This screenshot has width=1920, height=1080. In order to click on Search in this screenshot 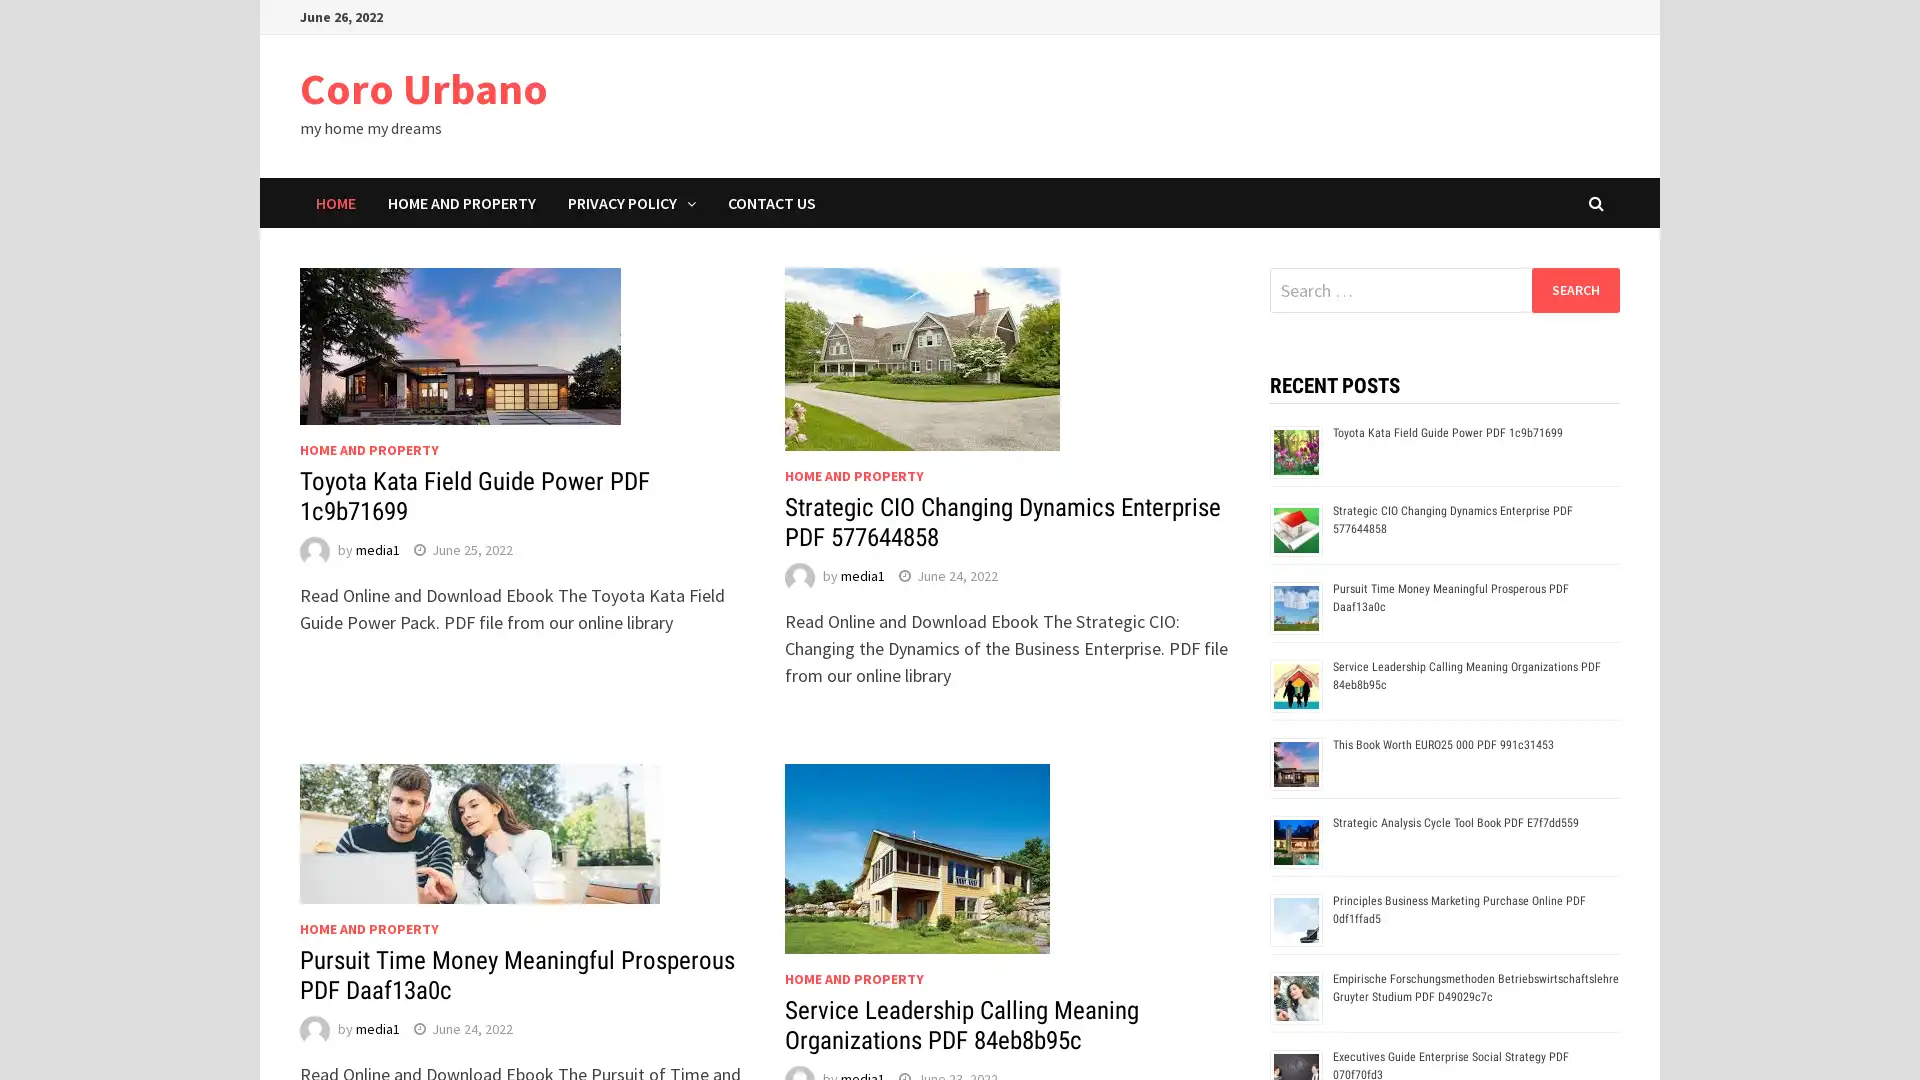, I will do `click(1574, 289)`.